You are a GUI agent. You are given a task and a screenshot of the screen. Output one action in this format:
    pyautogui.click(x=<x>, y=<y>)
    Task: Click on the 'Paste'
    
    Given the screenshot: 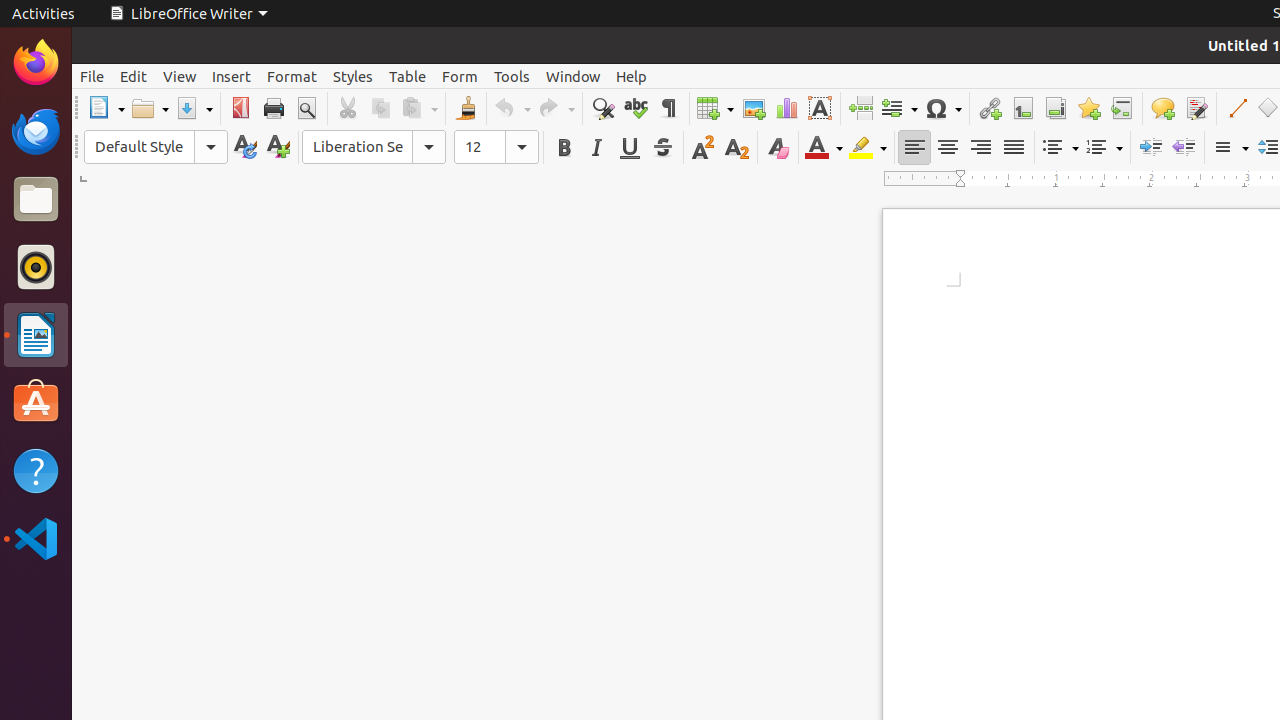 What is the action you would take?
    pyautogui.click(x=417, y=108)
    